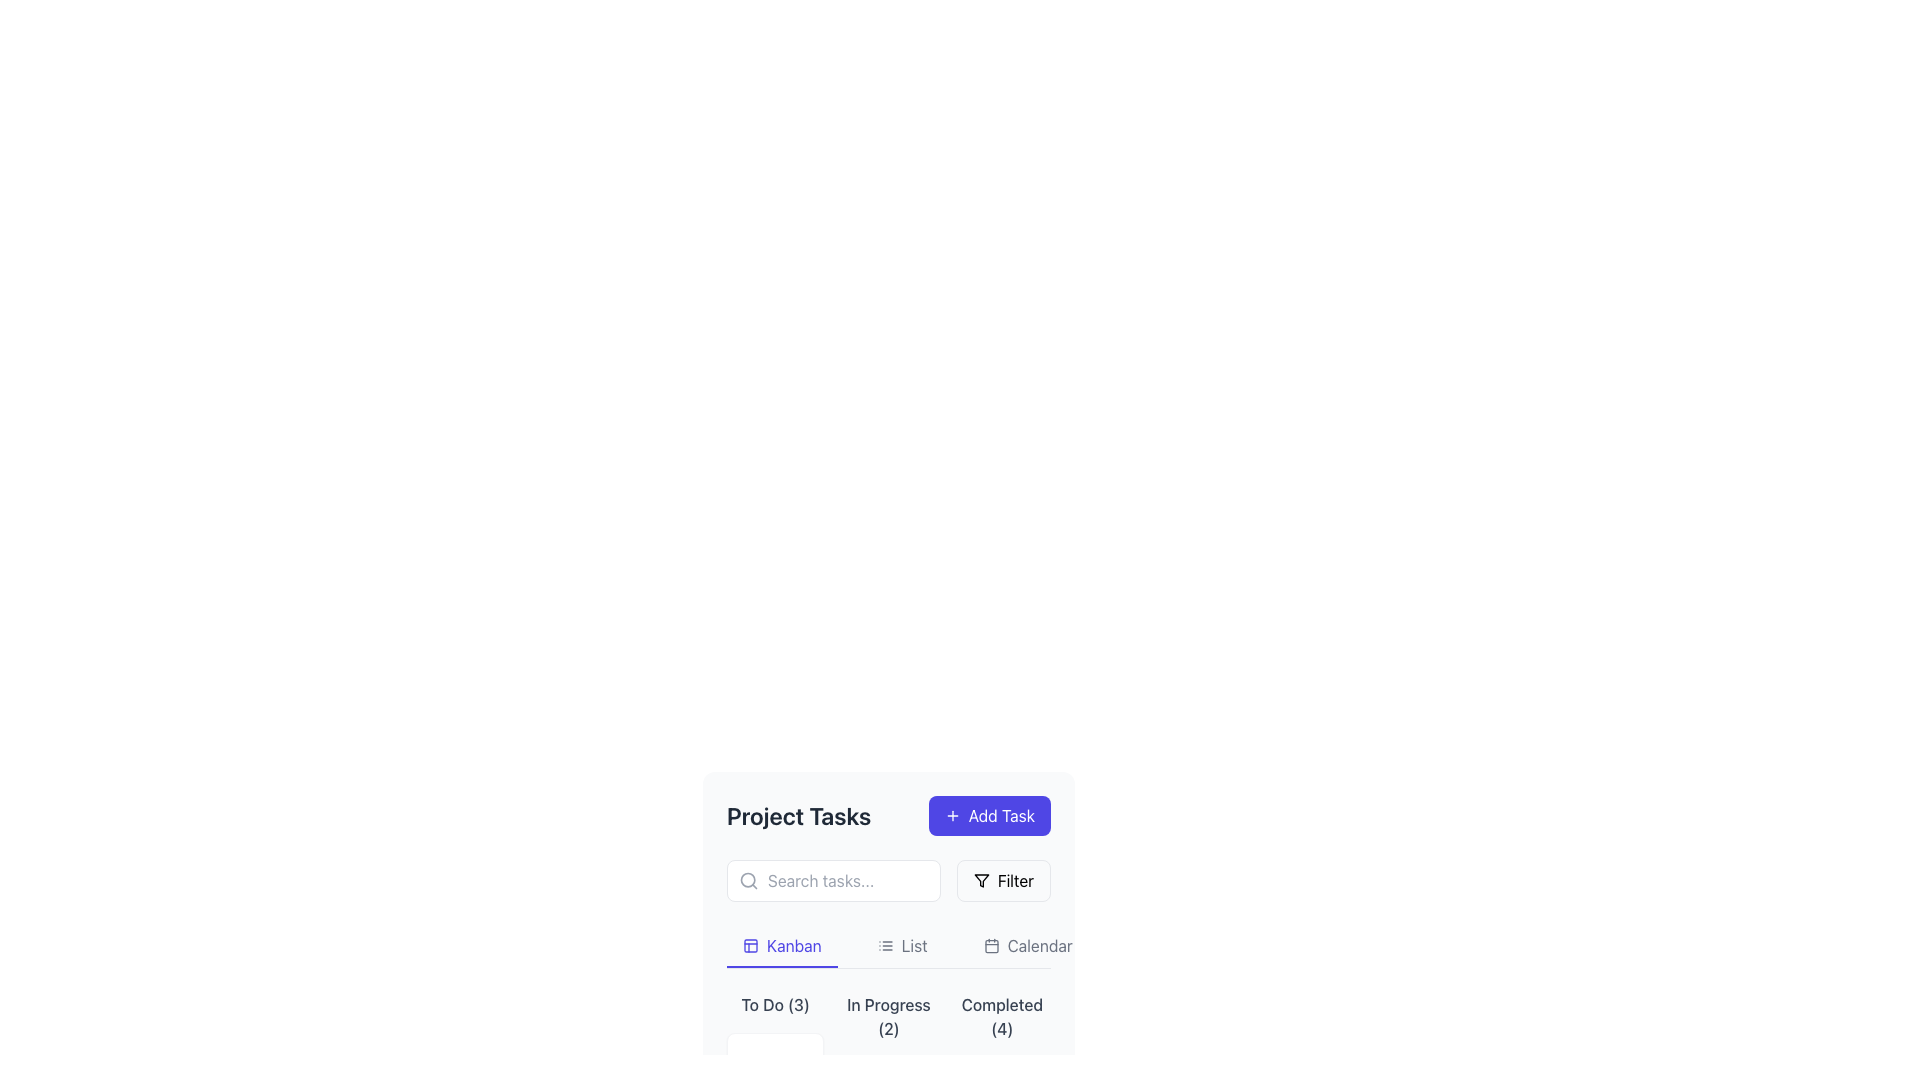  Describe the element at coordinates (747, 879) in the screenshot. I see `the search icon located to the left of the 'Search tasks...' text box, which indicates the search feature` at that location.